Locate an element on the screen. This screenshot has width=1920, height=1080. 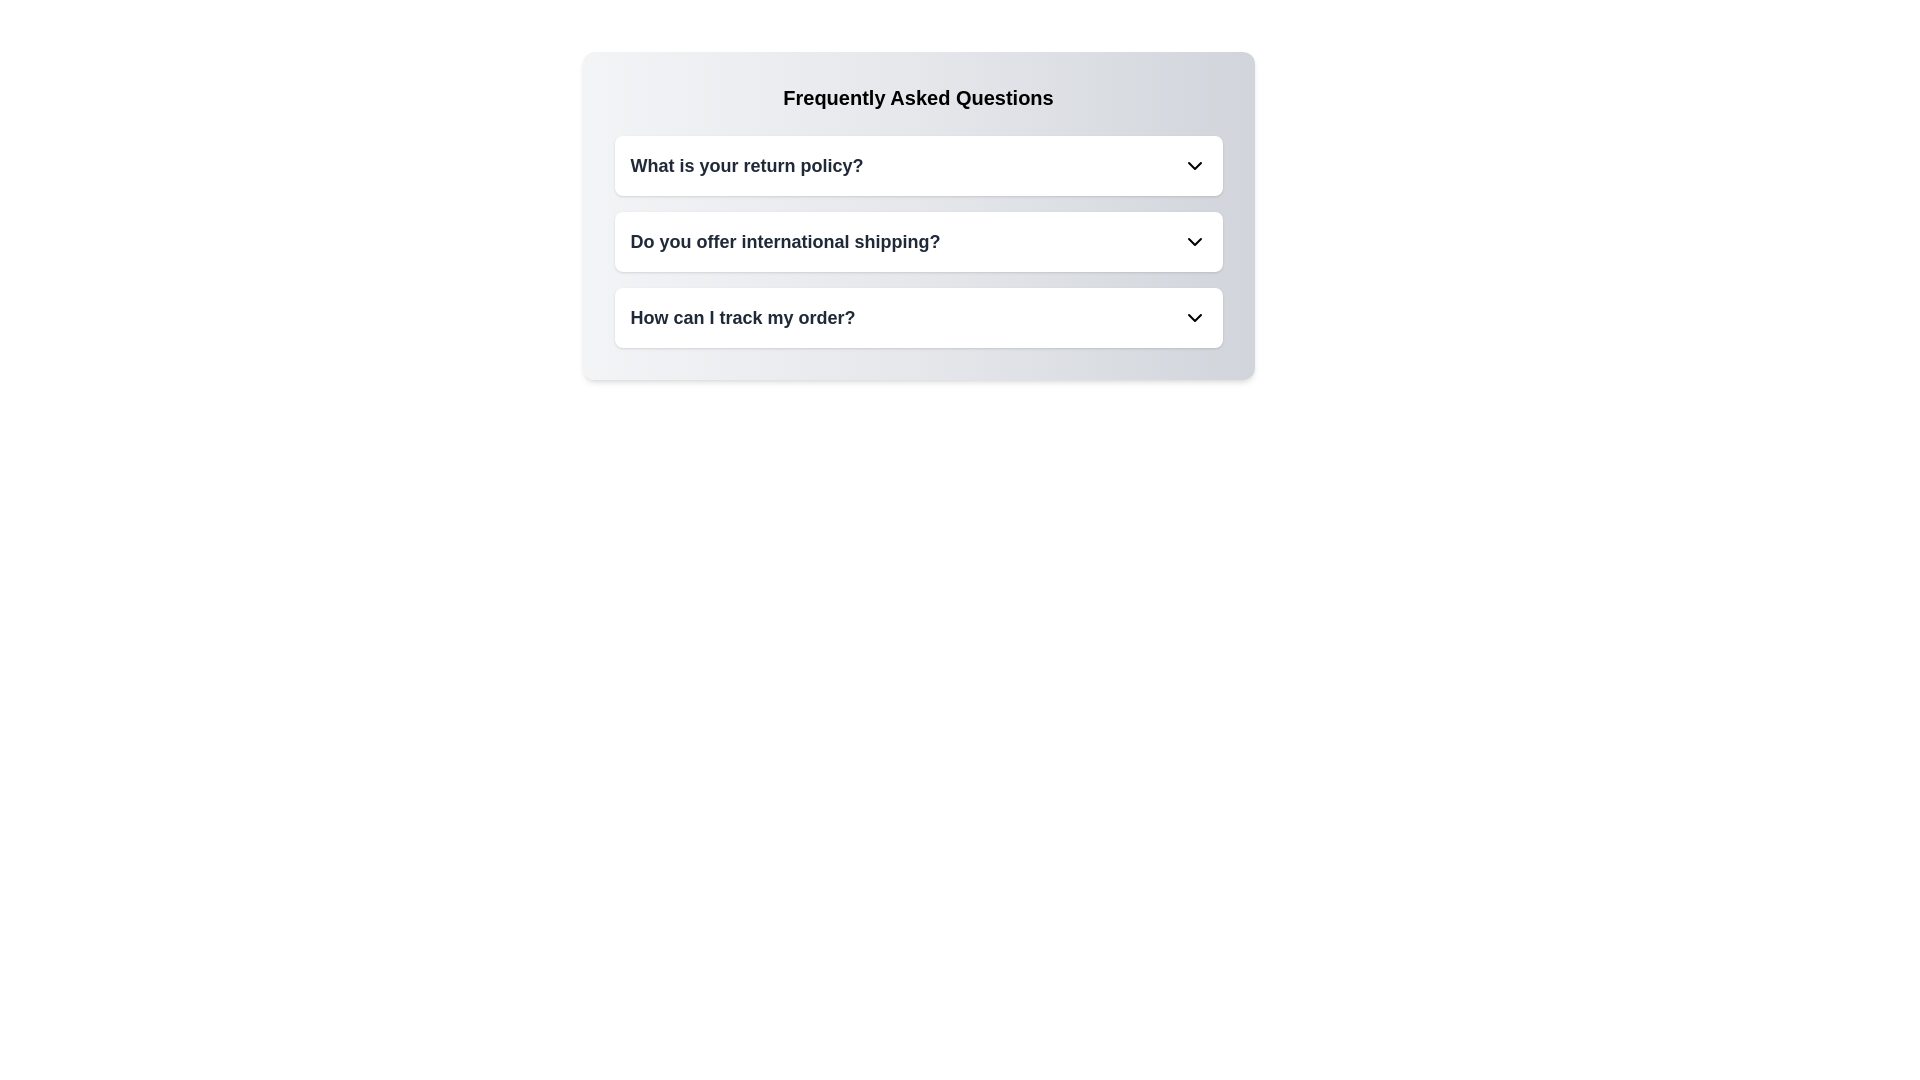
the chevron icon to toggle the visibility of the FAQ item corresponding to What is your return policy? is located at coordinates (1194, 164).